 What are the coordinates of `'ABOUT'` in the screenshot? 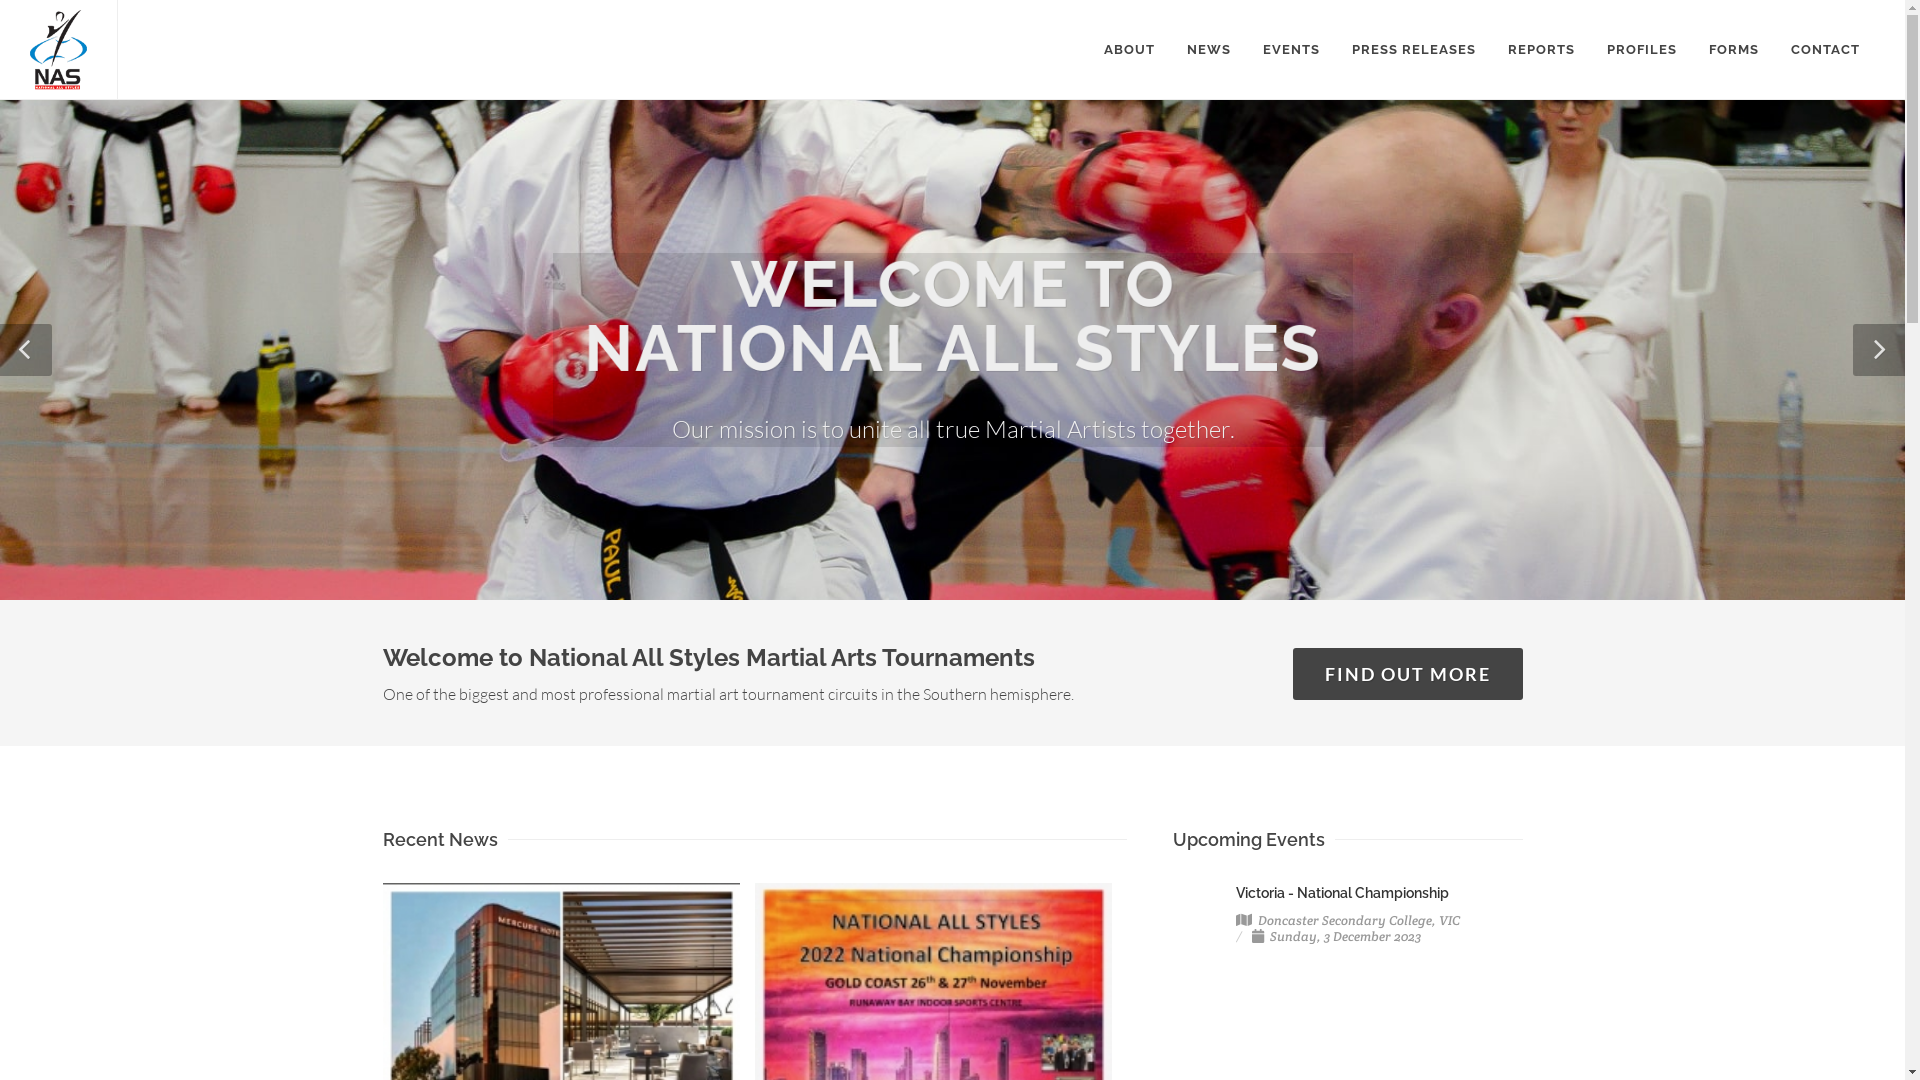 It's located at (1129, 49).